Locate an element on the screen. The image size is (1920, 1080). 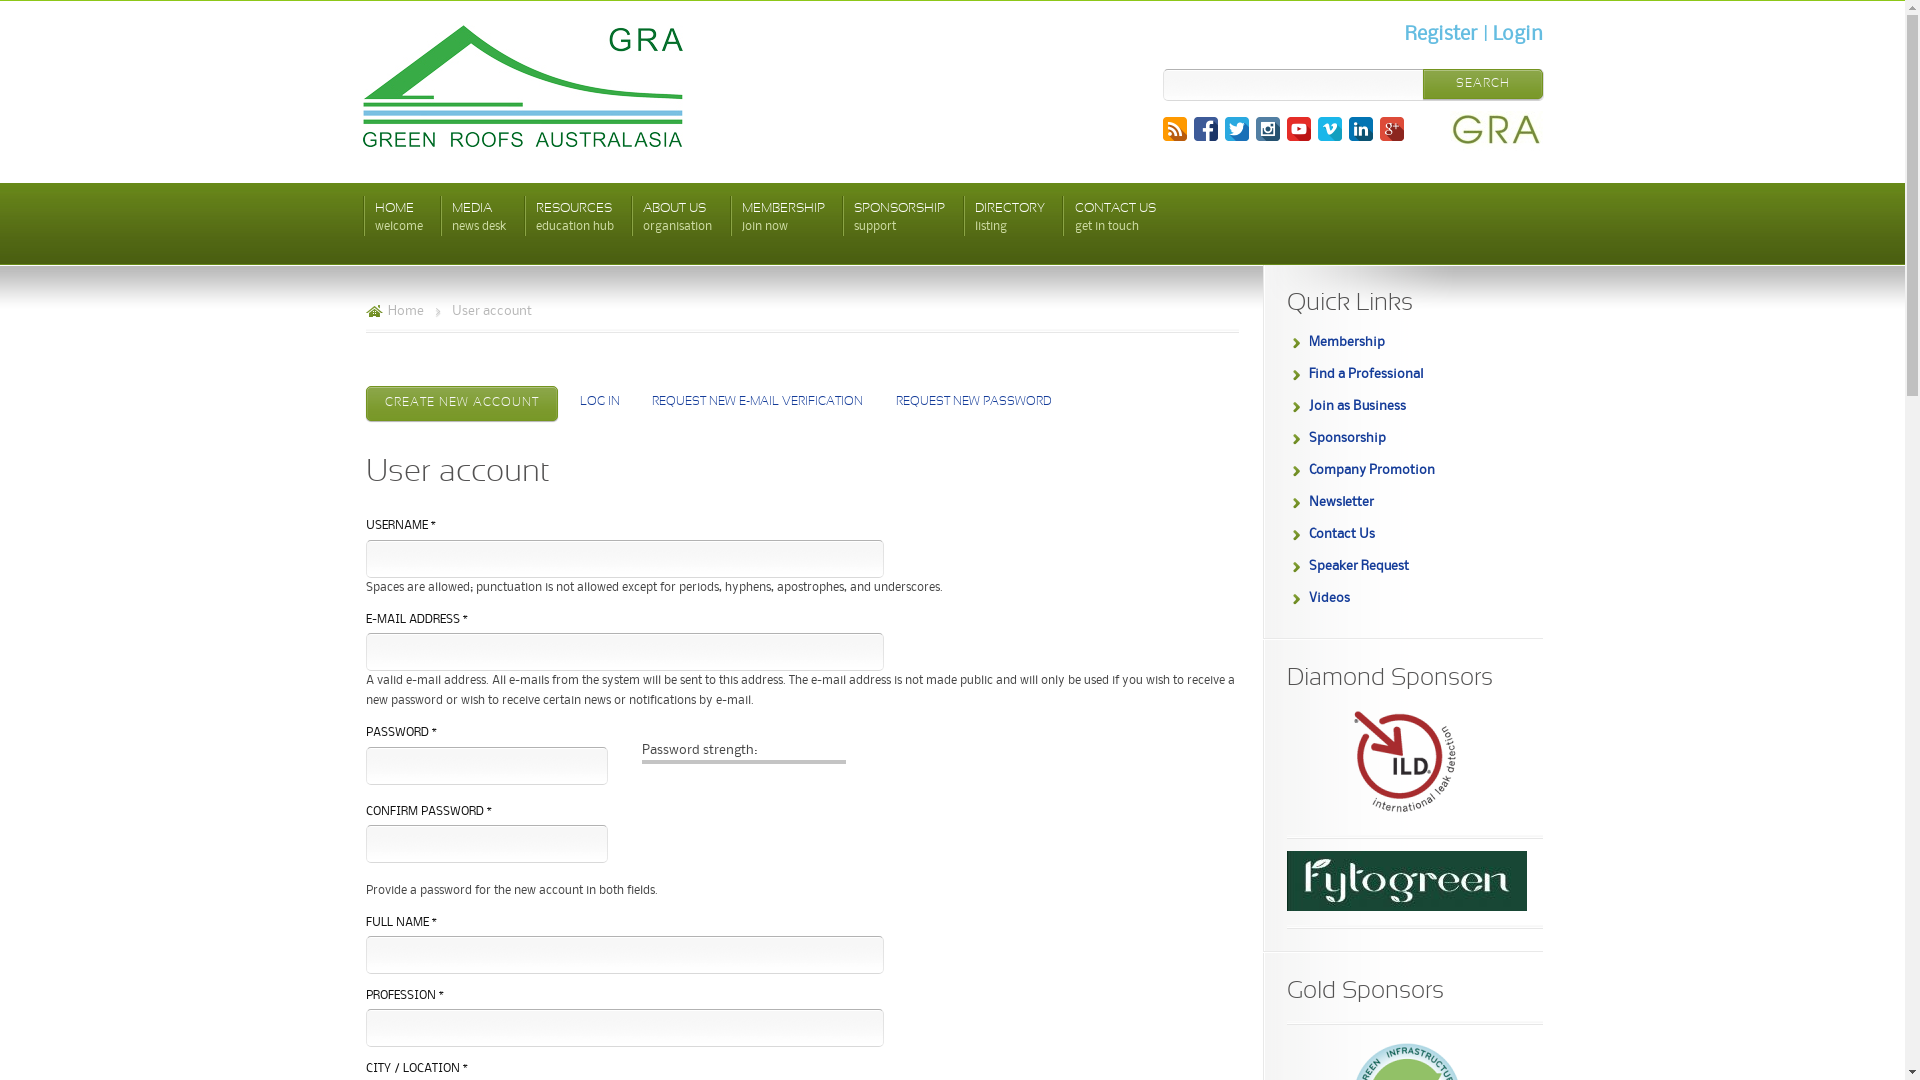
'Facebook' is located at coordinates (1208, 131).